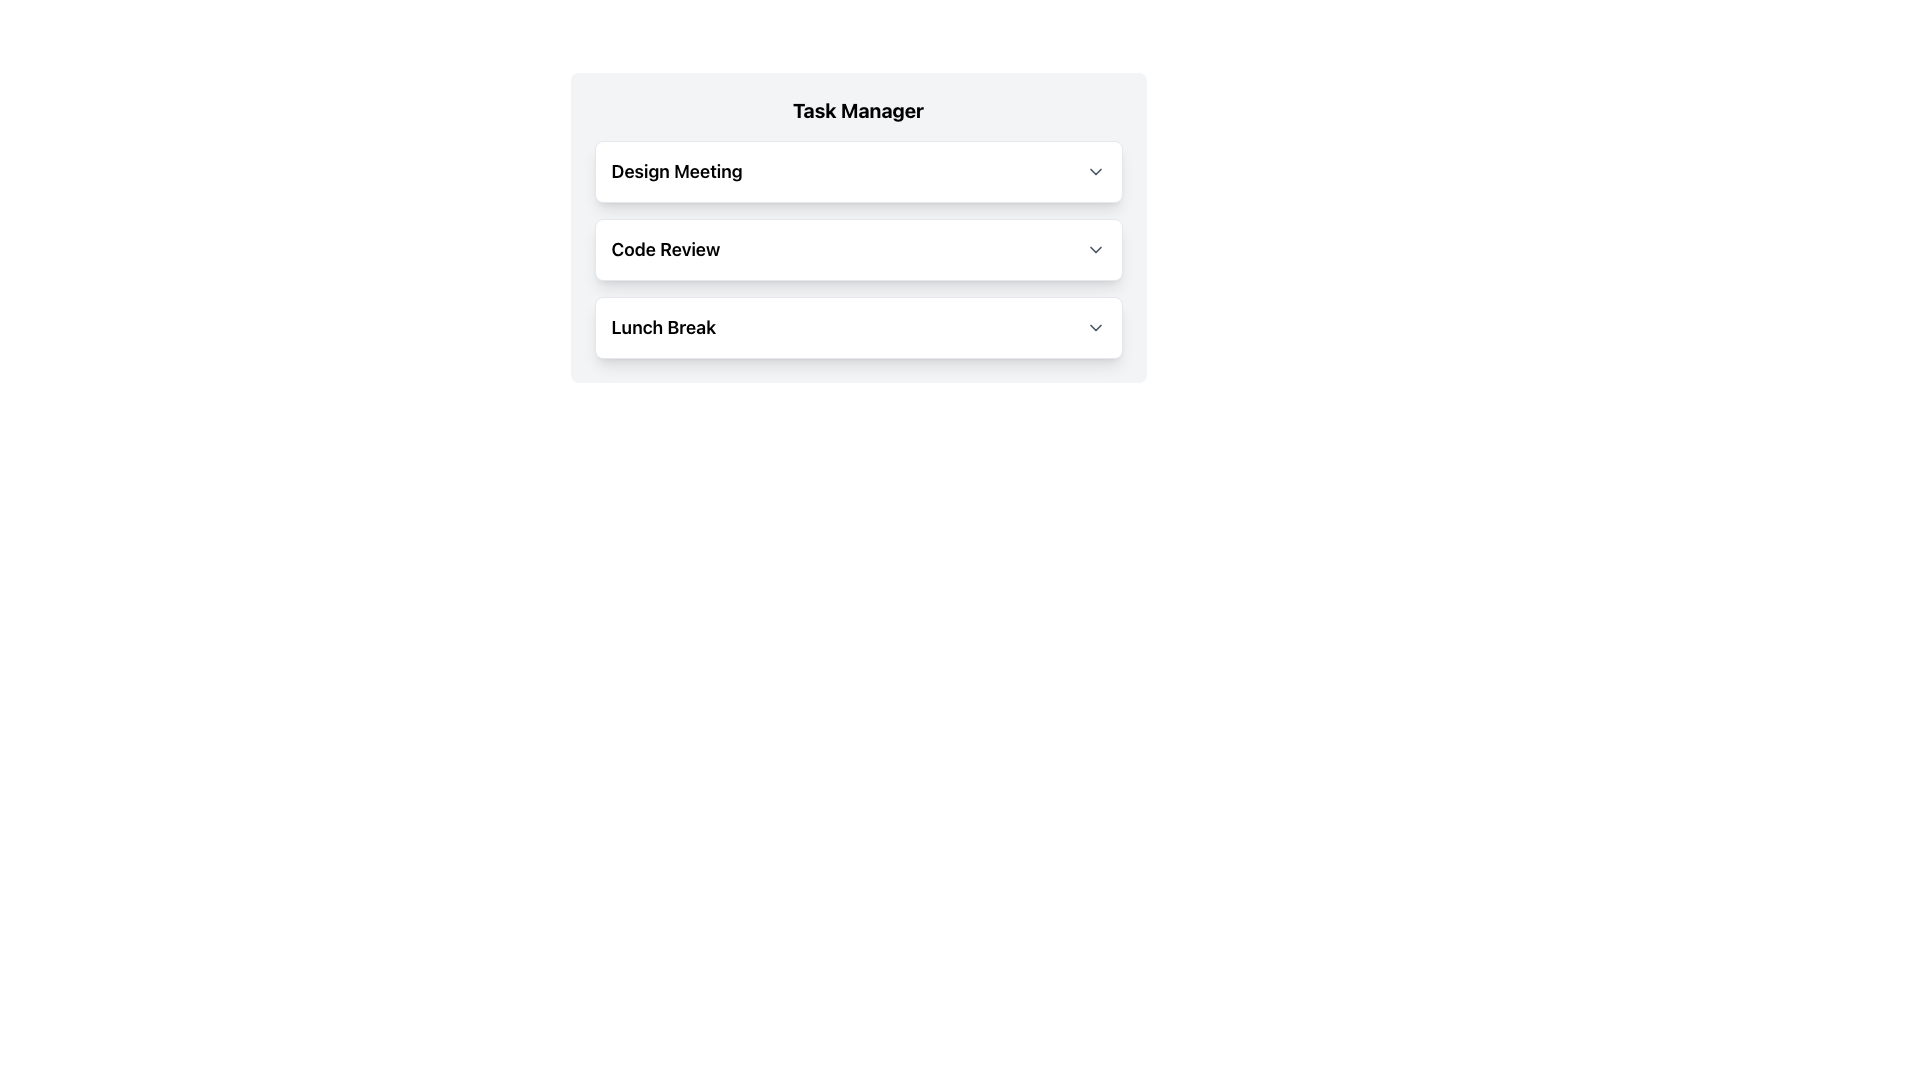 The image size is (1920, 1080). I want to click on the bold heading 'Task Manager' located at the top of the interface, which is centrally positioned above the collapsible sections, so click(858, 111).